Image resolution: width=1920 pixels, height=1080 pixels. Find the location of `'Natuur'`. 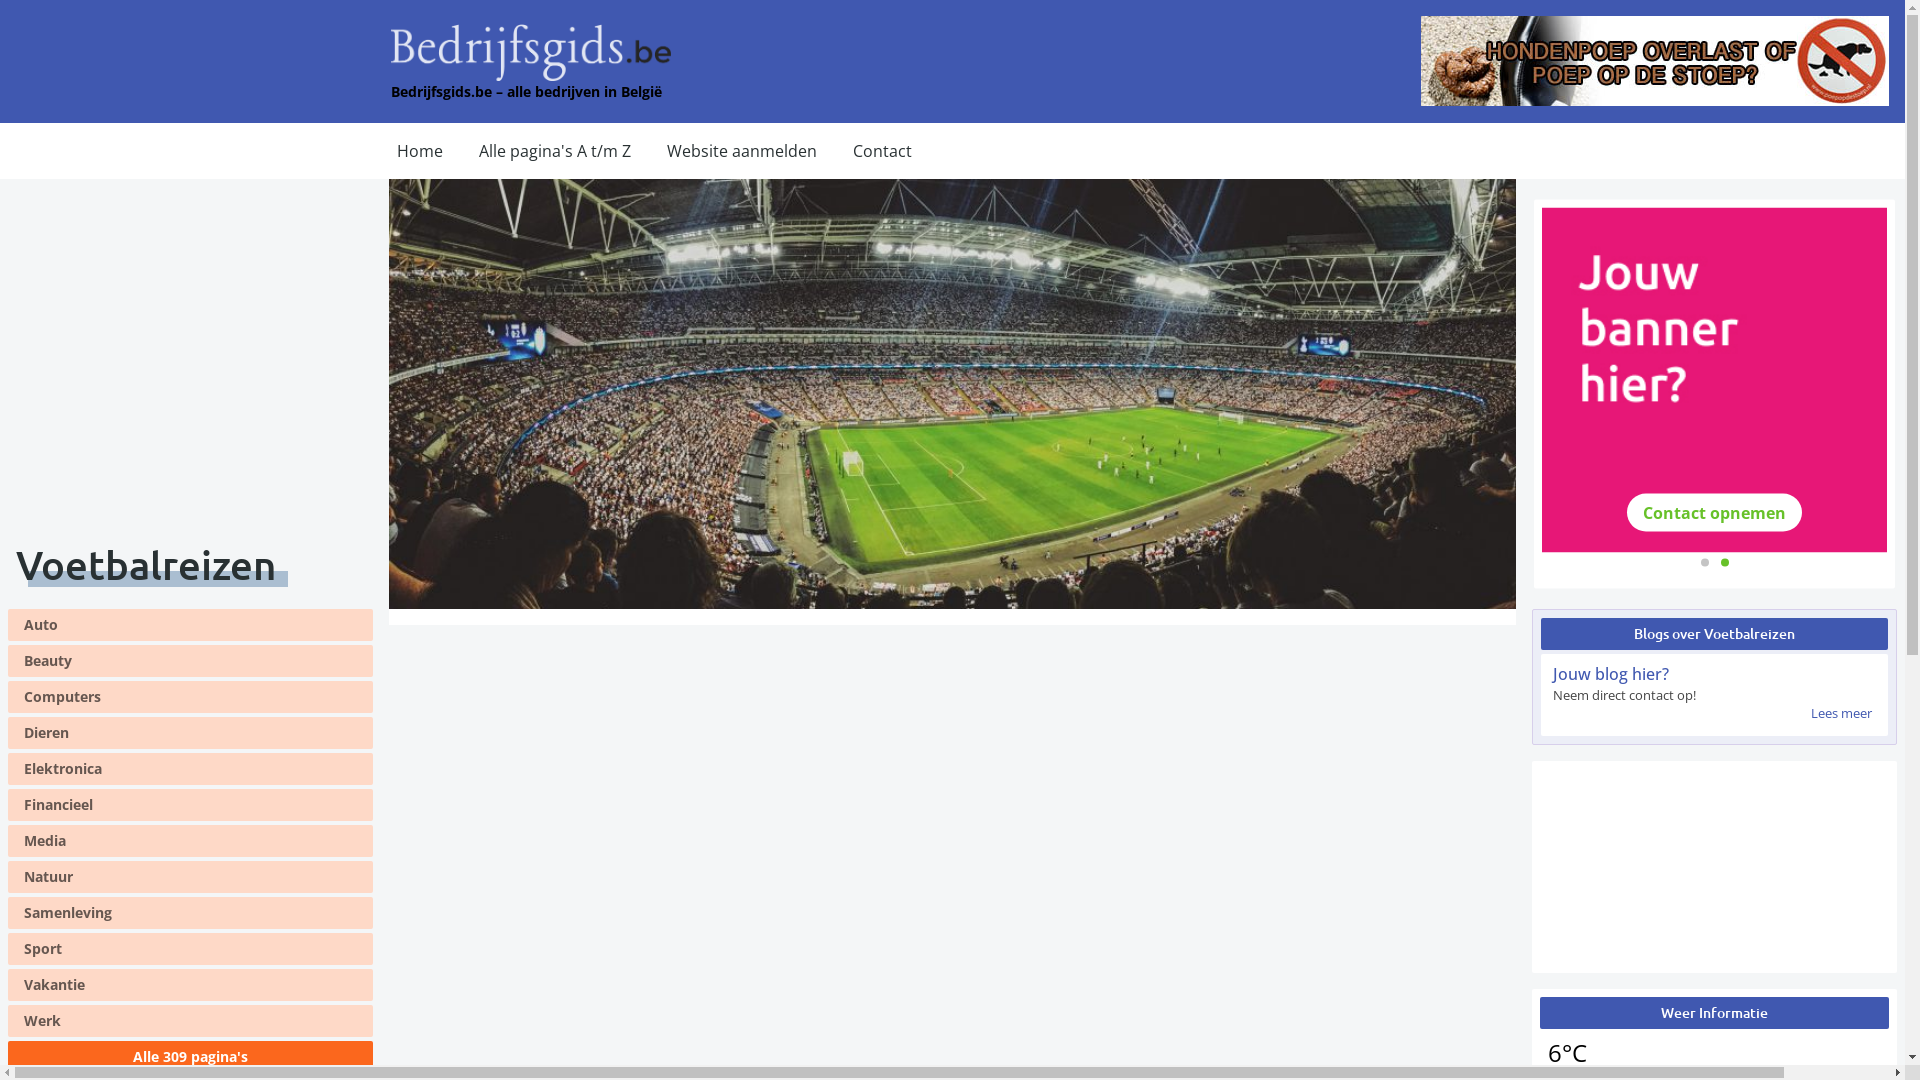

'Natuur' is located at coordinates (8, 875).